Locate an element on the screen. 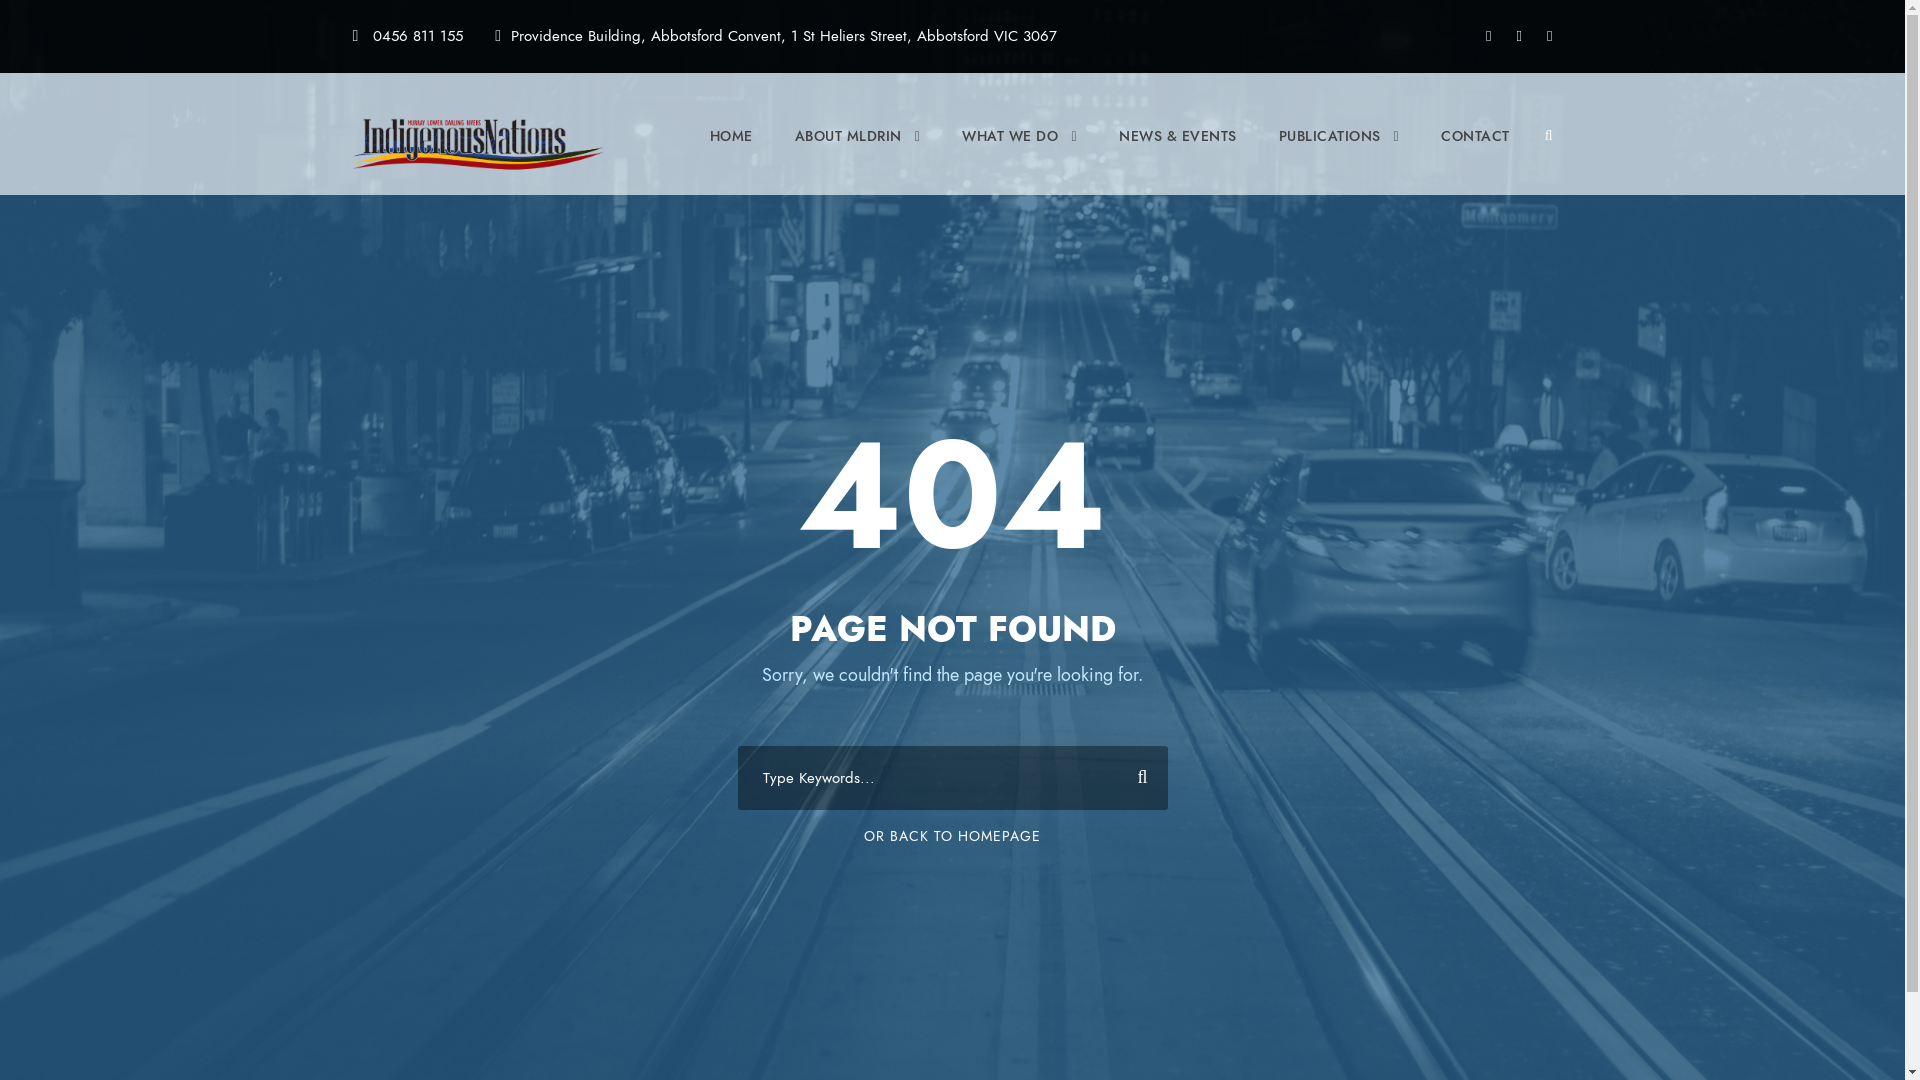 Image resolution: width=1920 pixels, height=1080 pixels. 'PUBLICATIONS' is located at coordinates (1339, 153).